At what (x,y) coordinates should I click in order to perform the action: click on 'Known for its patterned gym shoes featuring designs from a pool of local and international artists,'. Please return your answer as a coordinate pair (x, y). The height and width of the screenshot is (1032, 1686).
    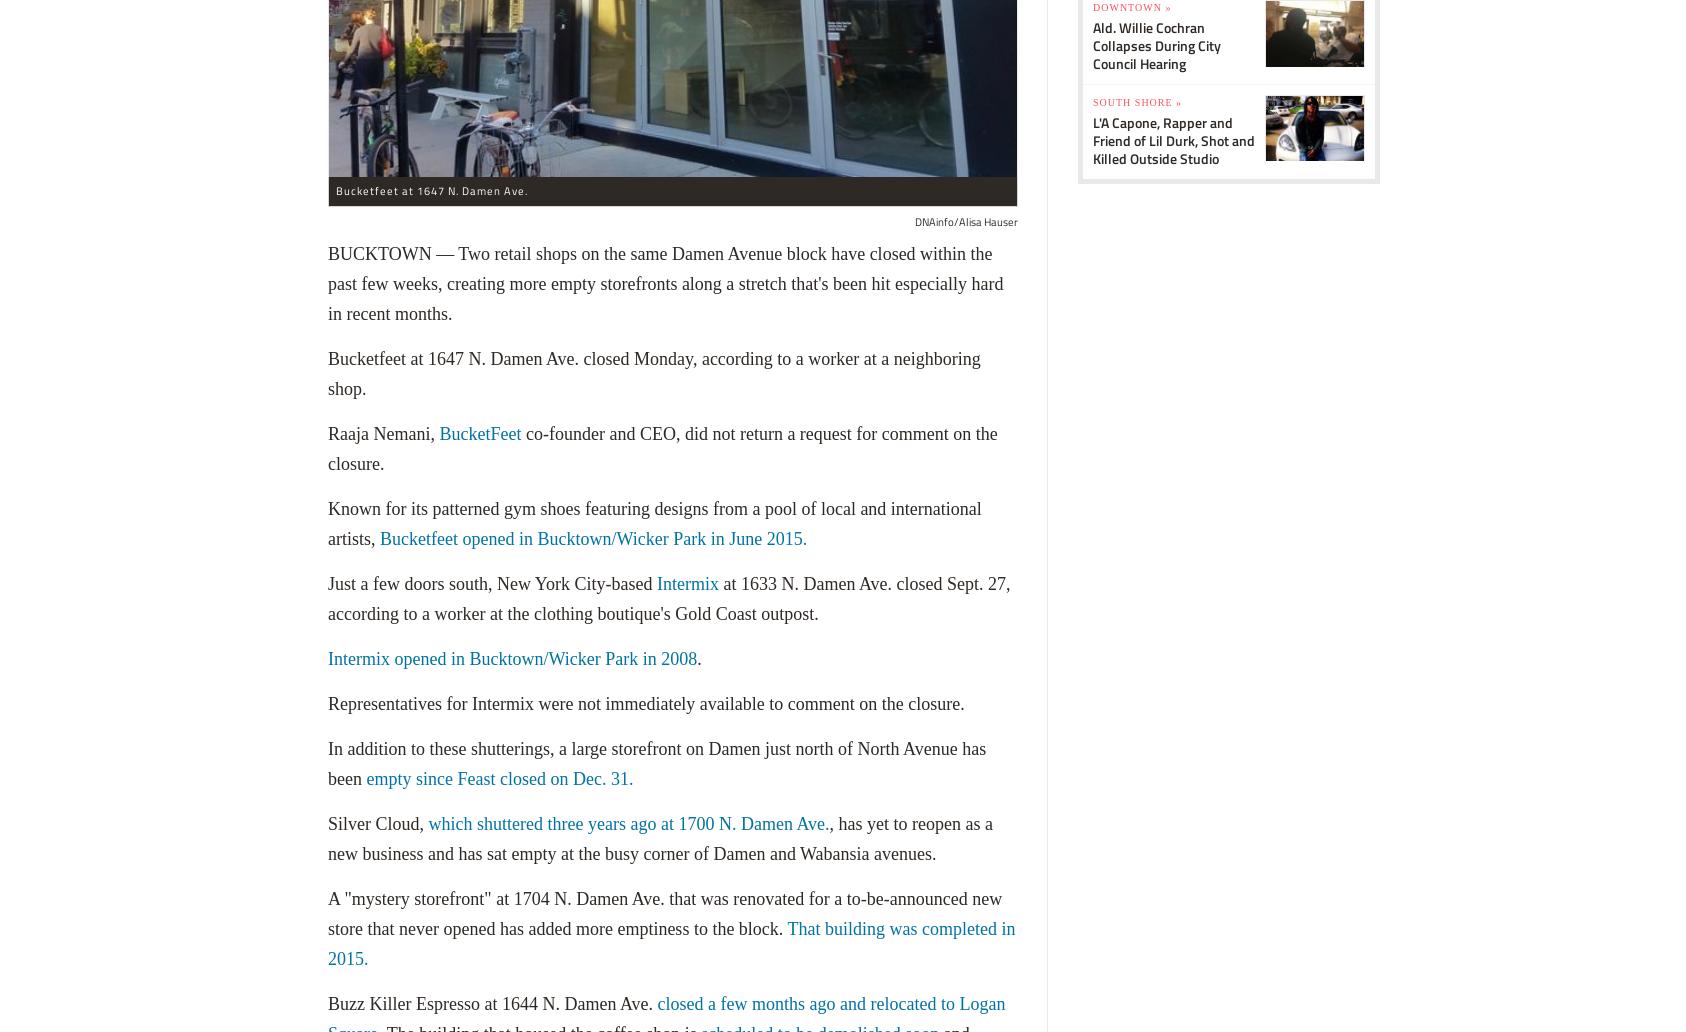
    Looking at the image, I should click on (653, 524).